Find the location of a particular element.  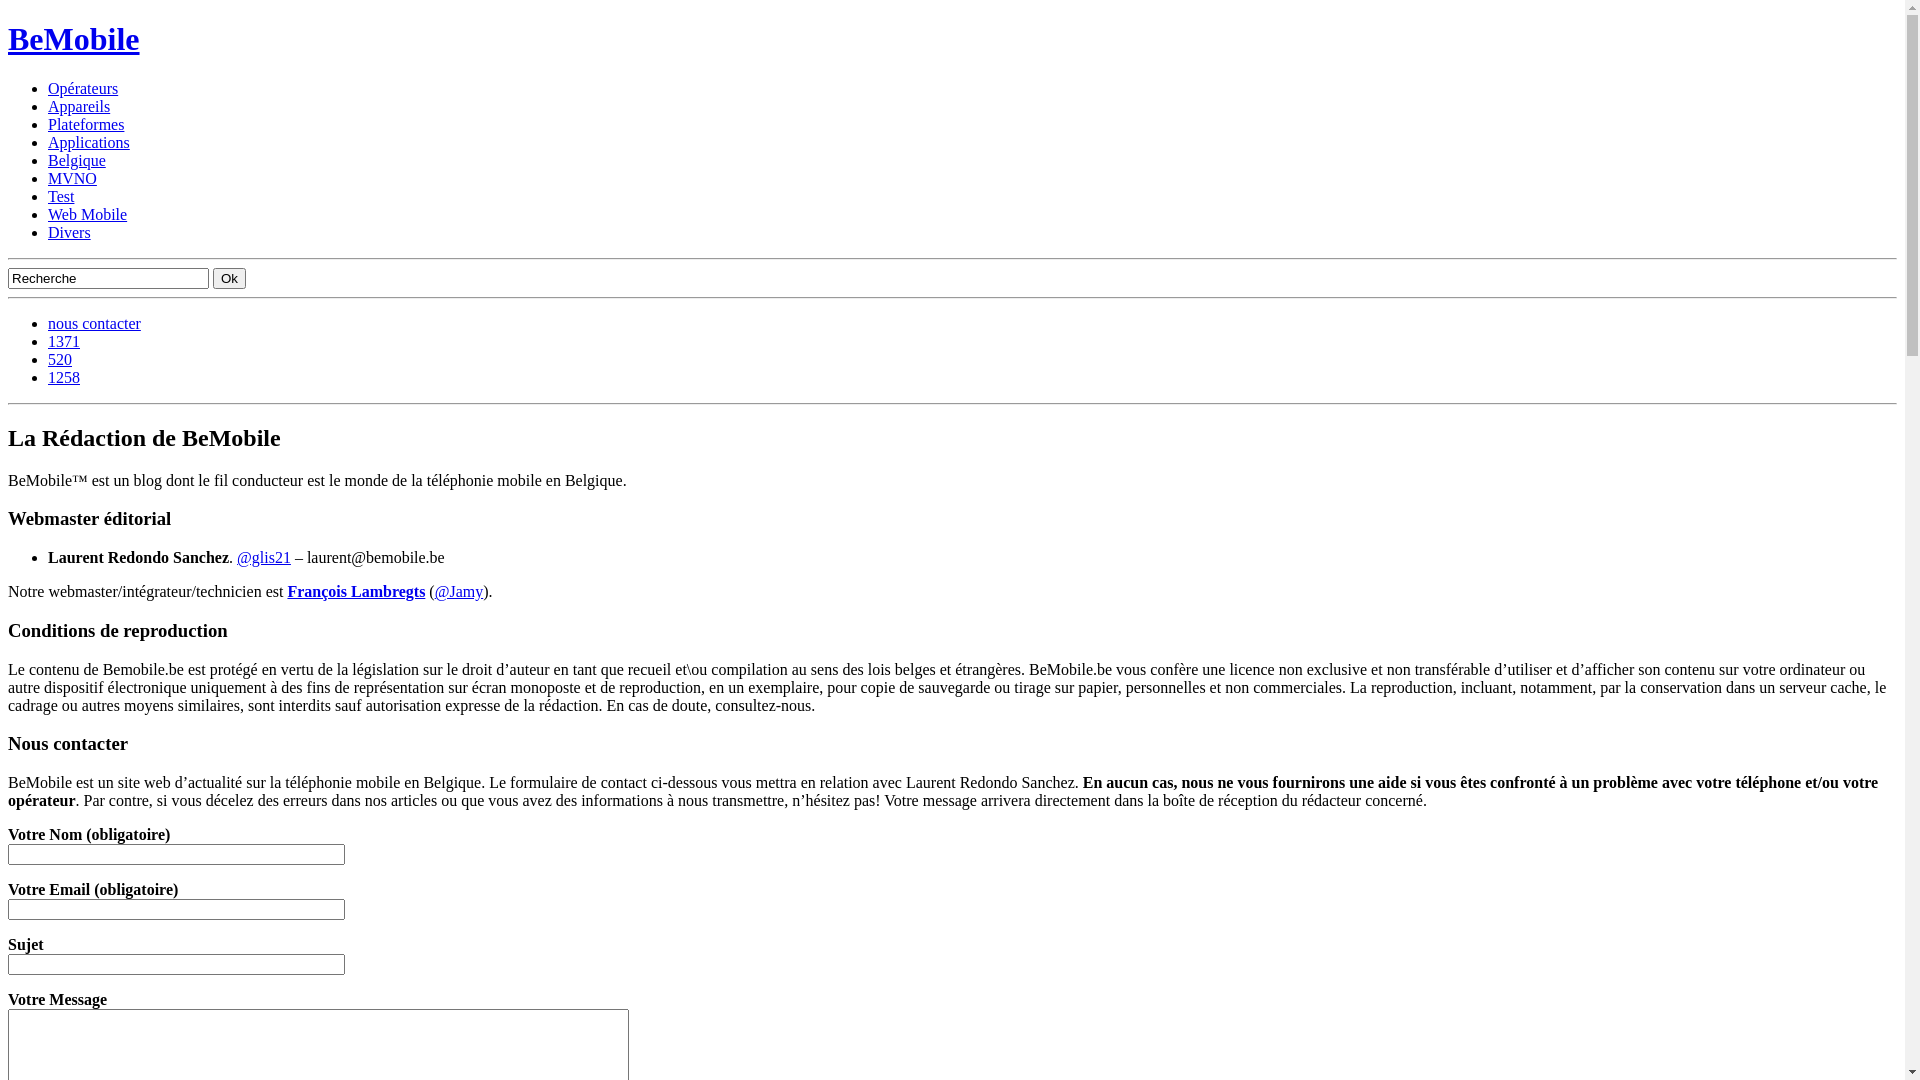

'520' is located at coordinates (59, 358).